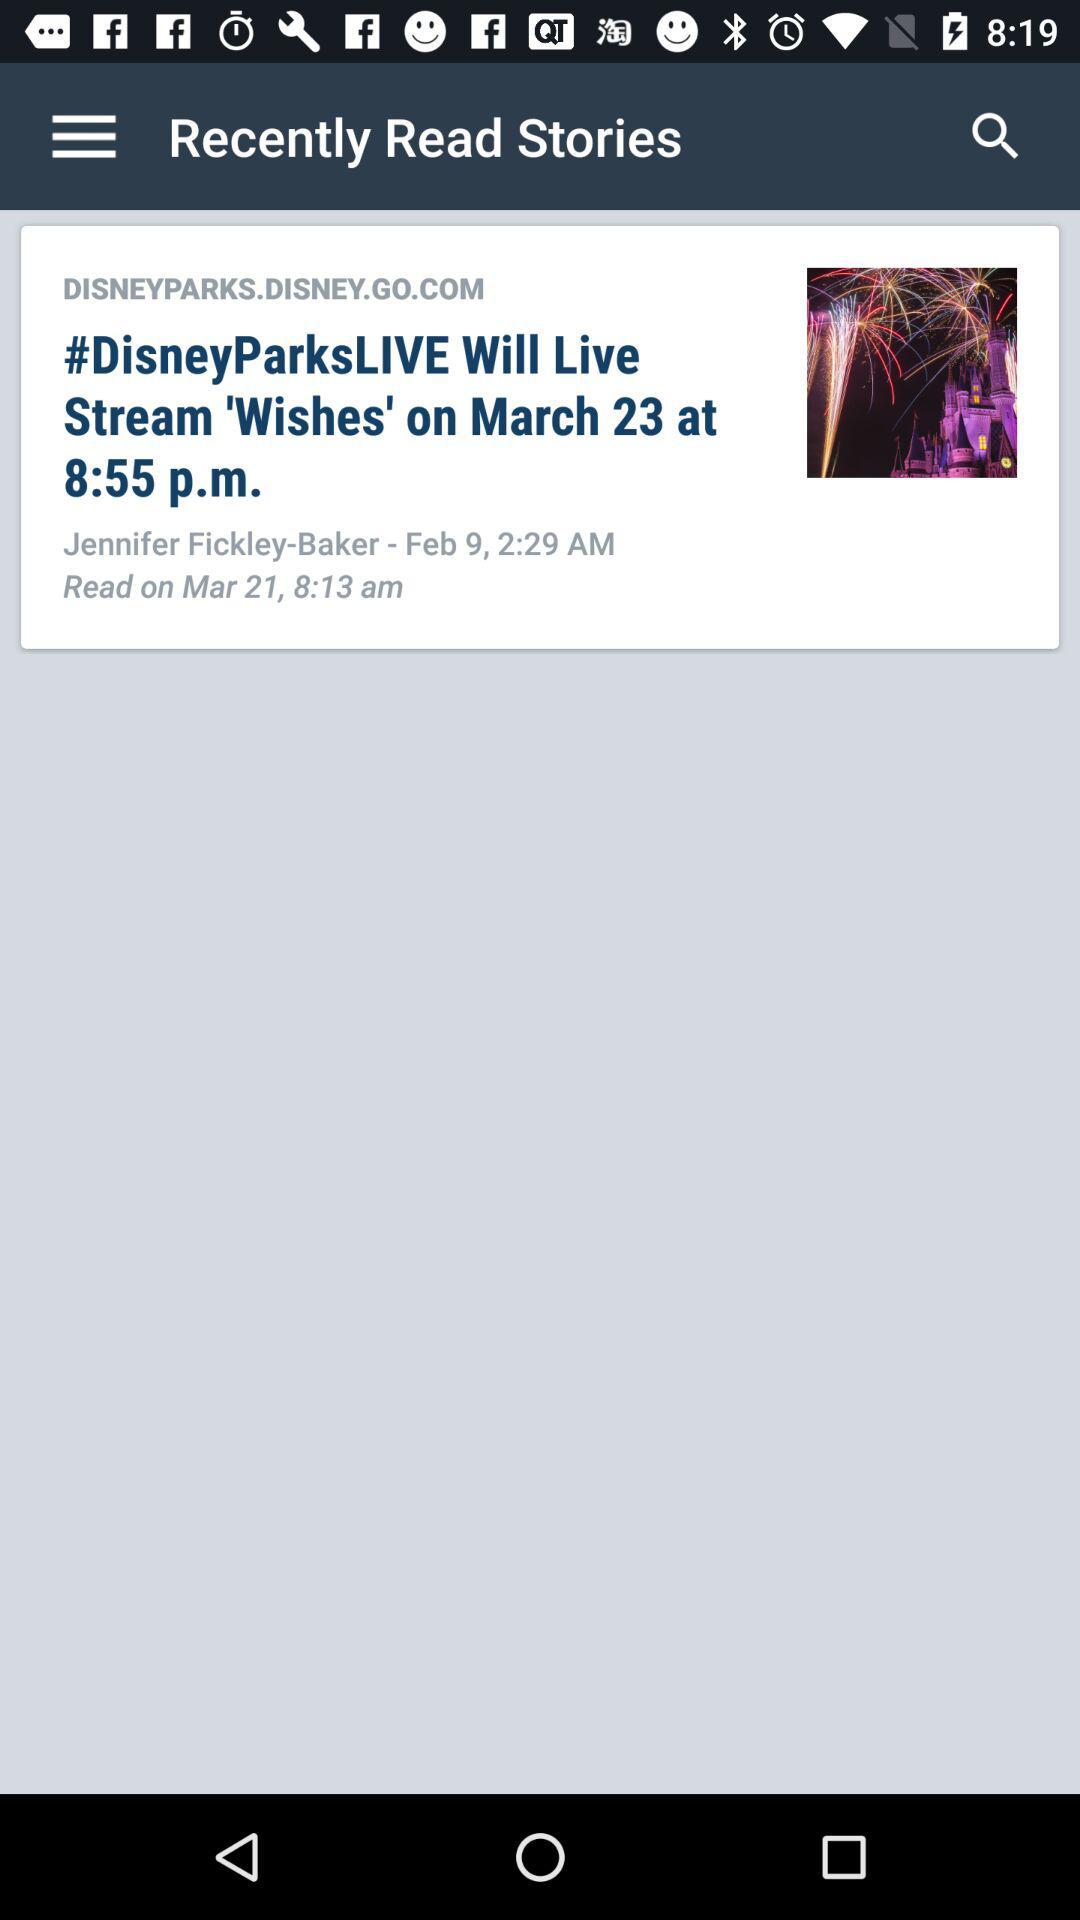 This screenshot has height=1920, width=1080. Describe the element at coordinates (104, 135) in the screenshot. I see `the item next to recently read stories icon` at that location.